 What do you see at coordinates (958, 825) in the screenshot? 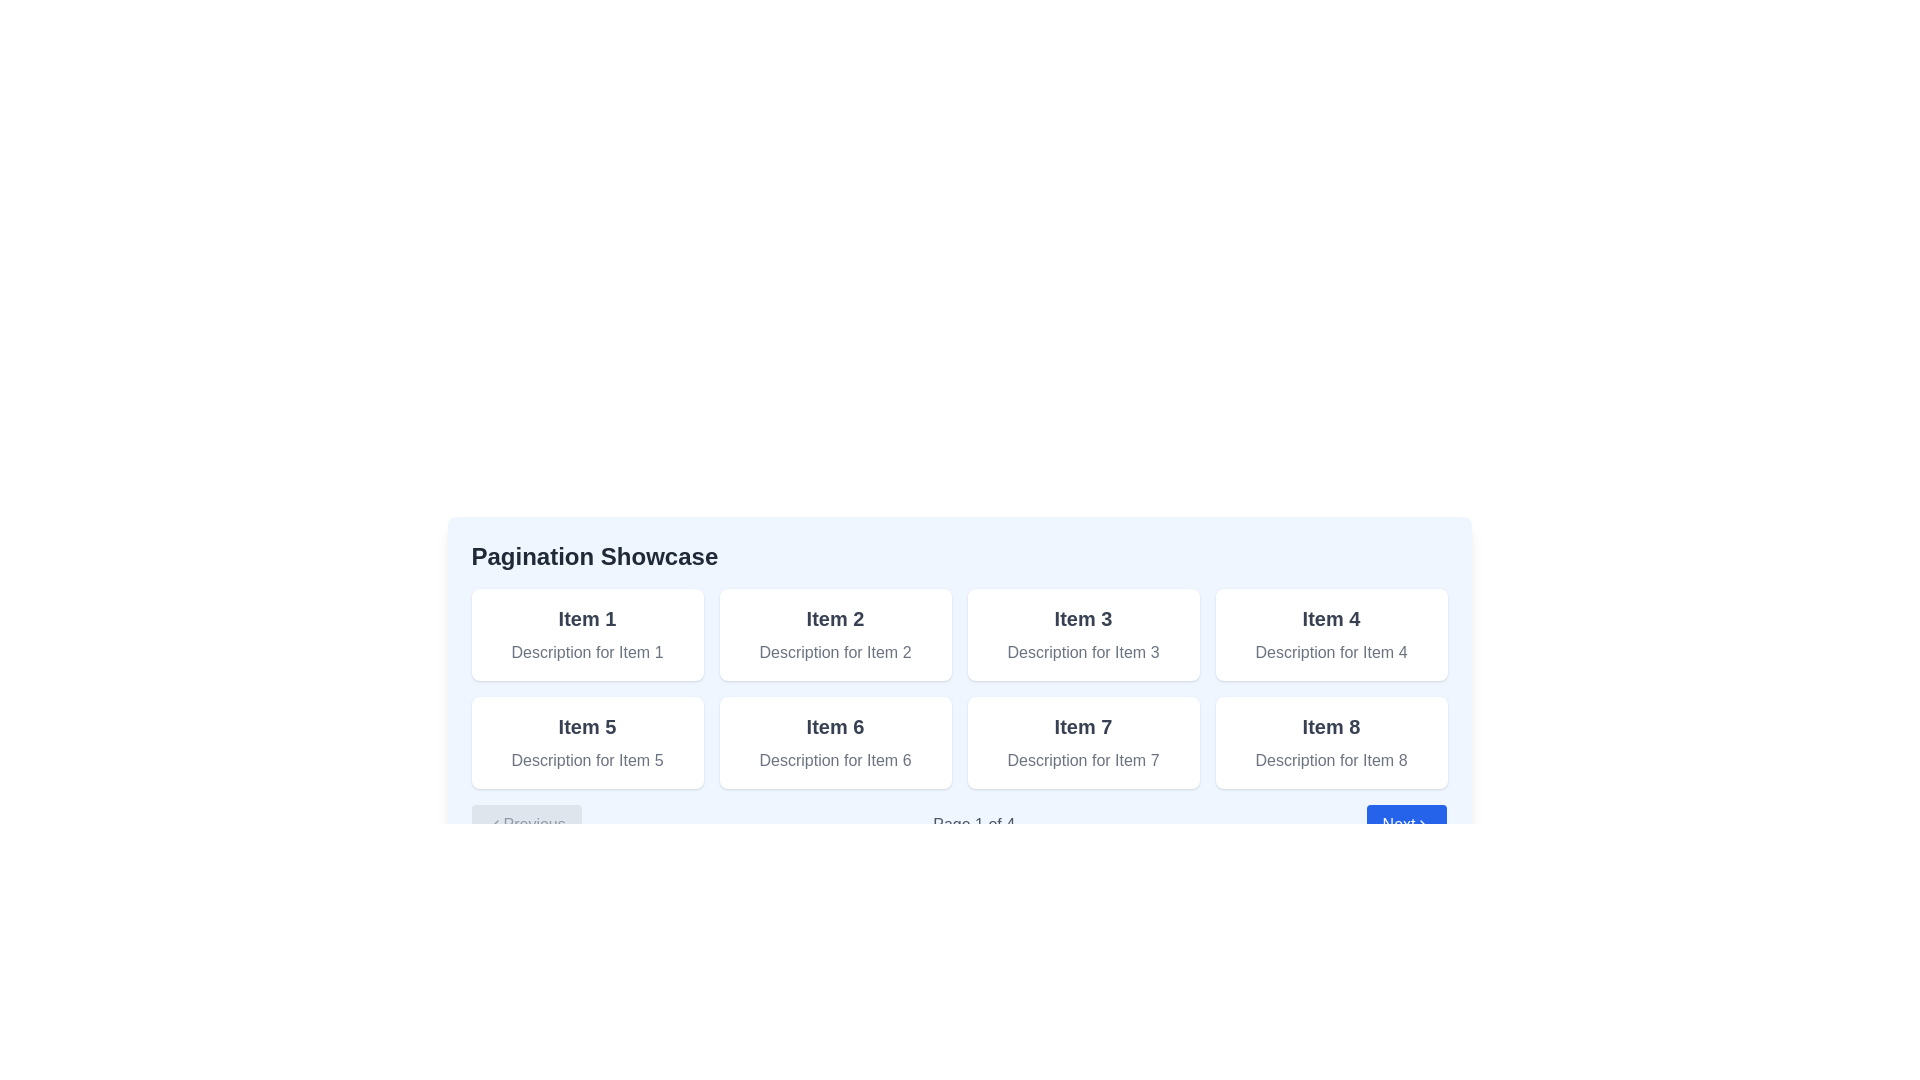
I see `the 'Next' button on the pagination bar located below the grid layout` at bounding box center [958, 825].